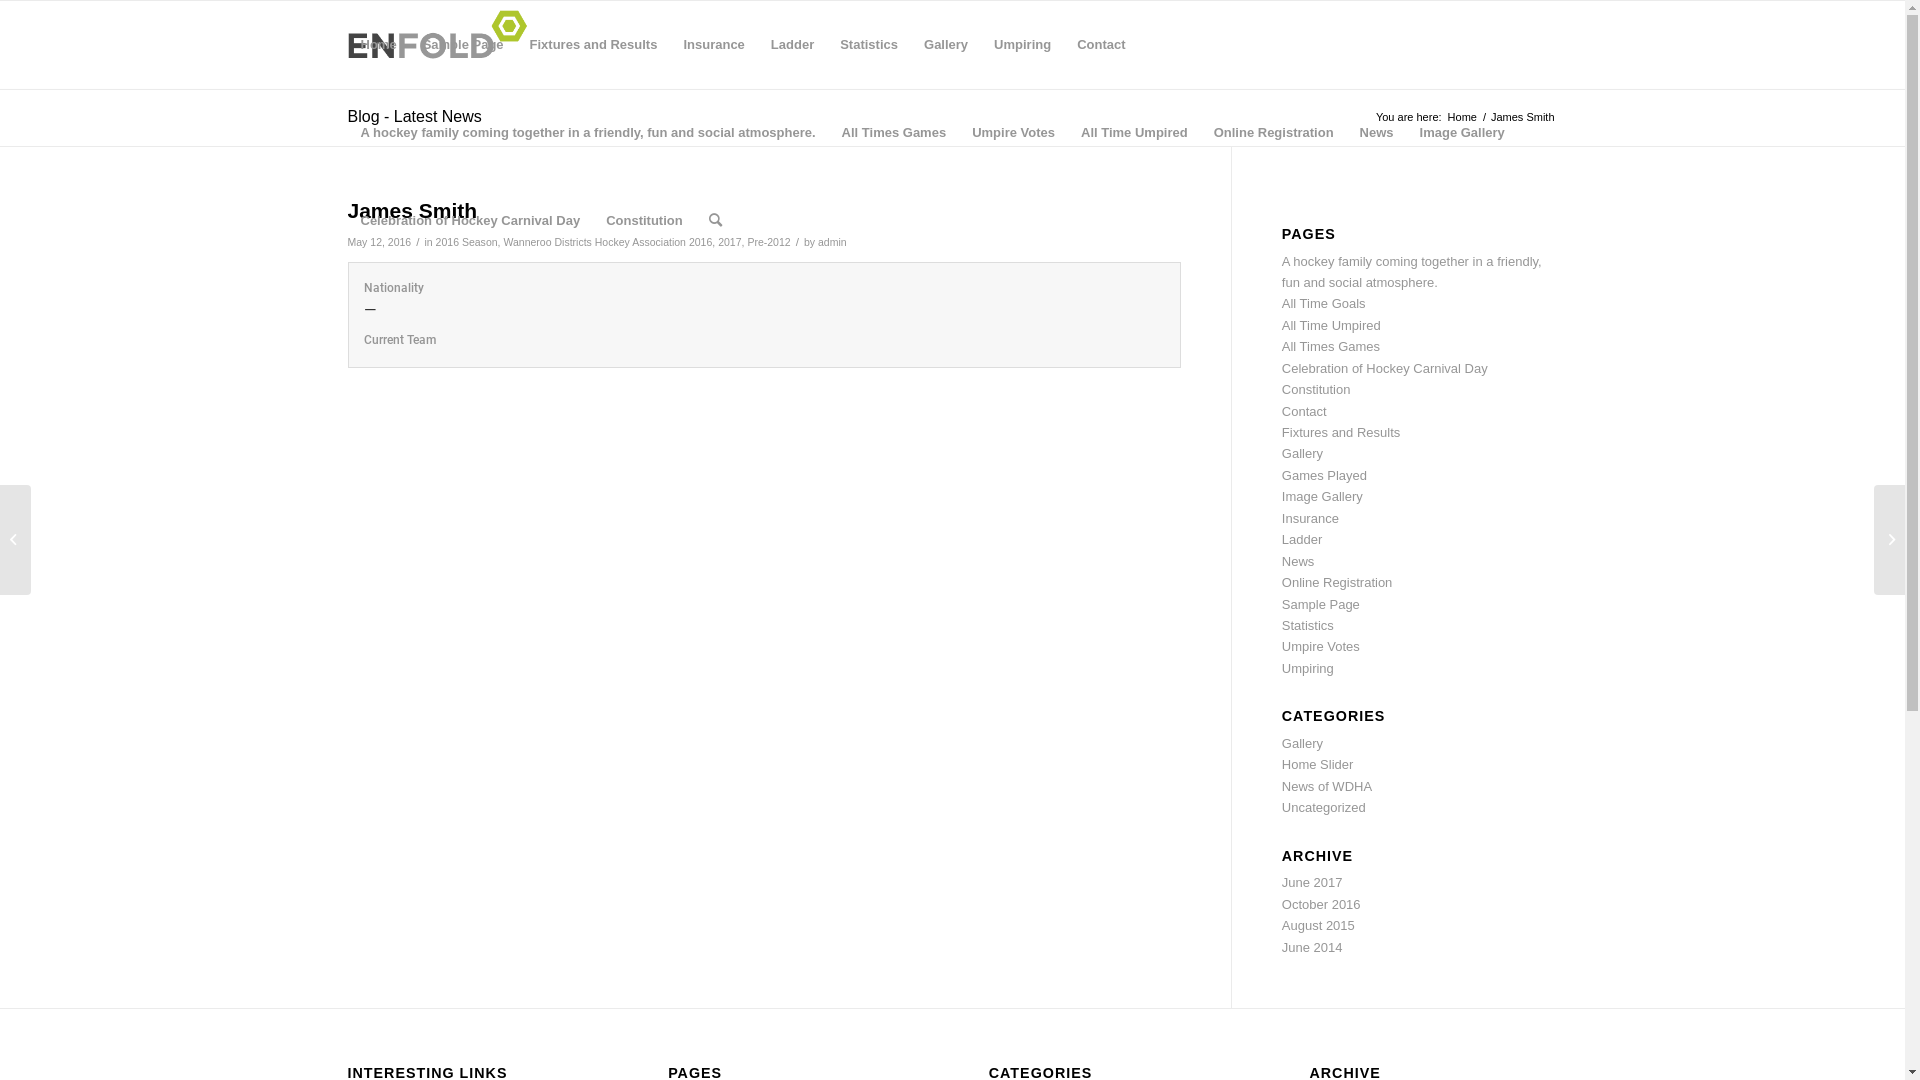 The width and height of the screenshot is (1920, 1080). I want to click on 'admin', so click(832, 241).